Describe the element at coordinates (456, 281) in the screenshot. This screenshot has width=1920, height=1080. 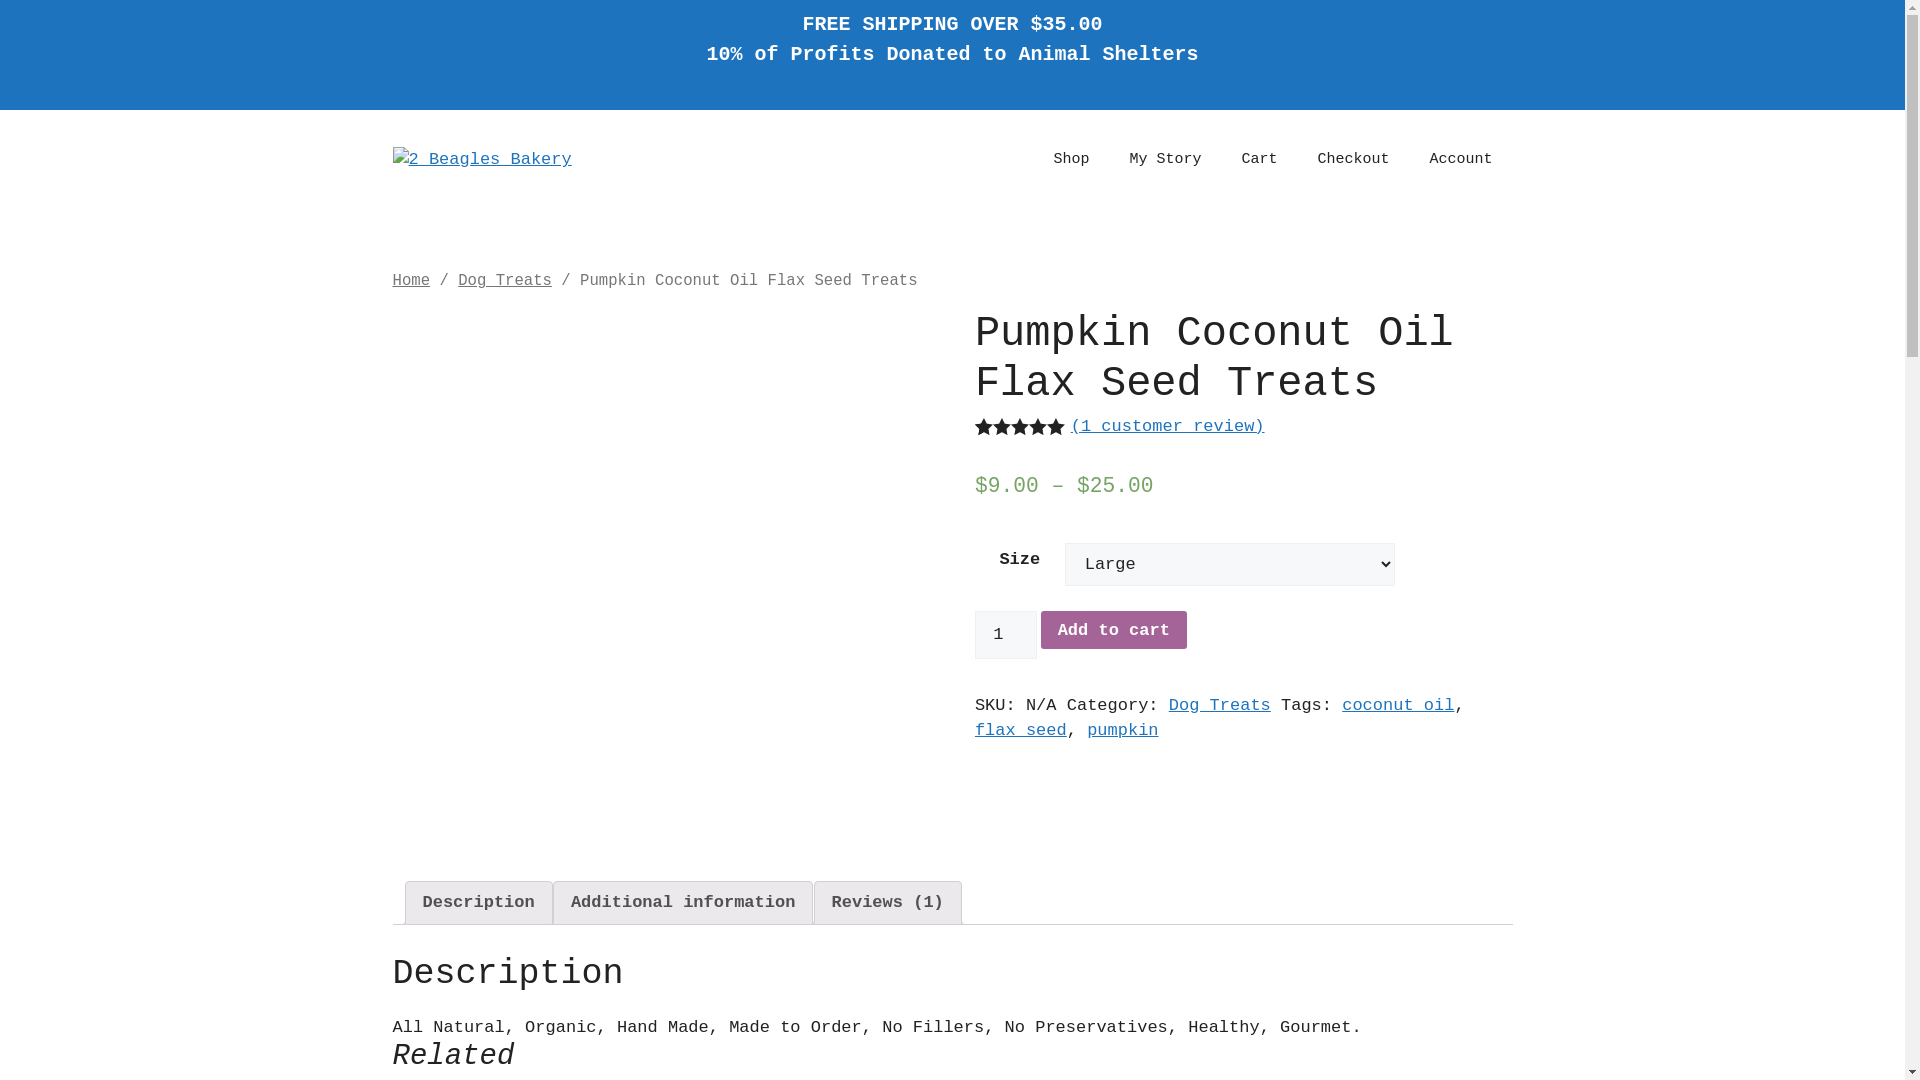
I see `'Dog Treats'` at that location.